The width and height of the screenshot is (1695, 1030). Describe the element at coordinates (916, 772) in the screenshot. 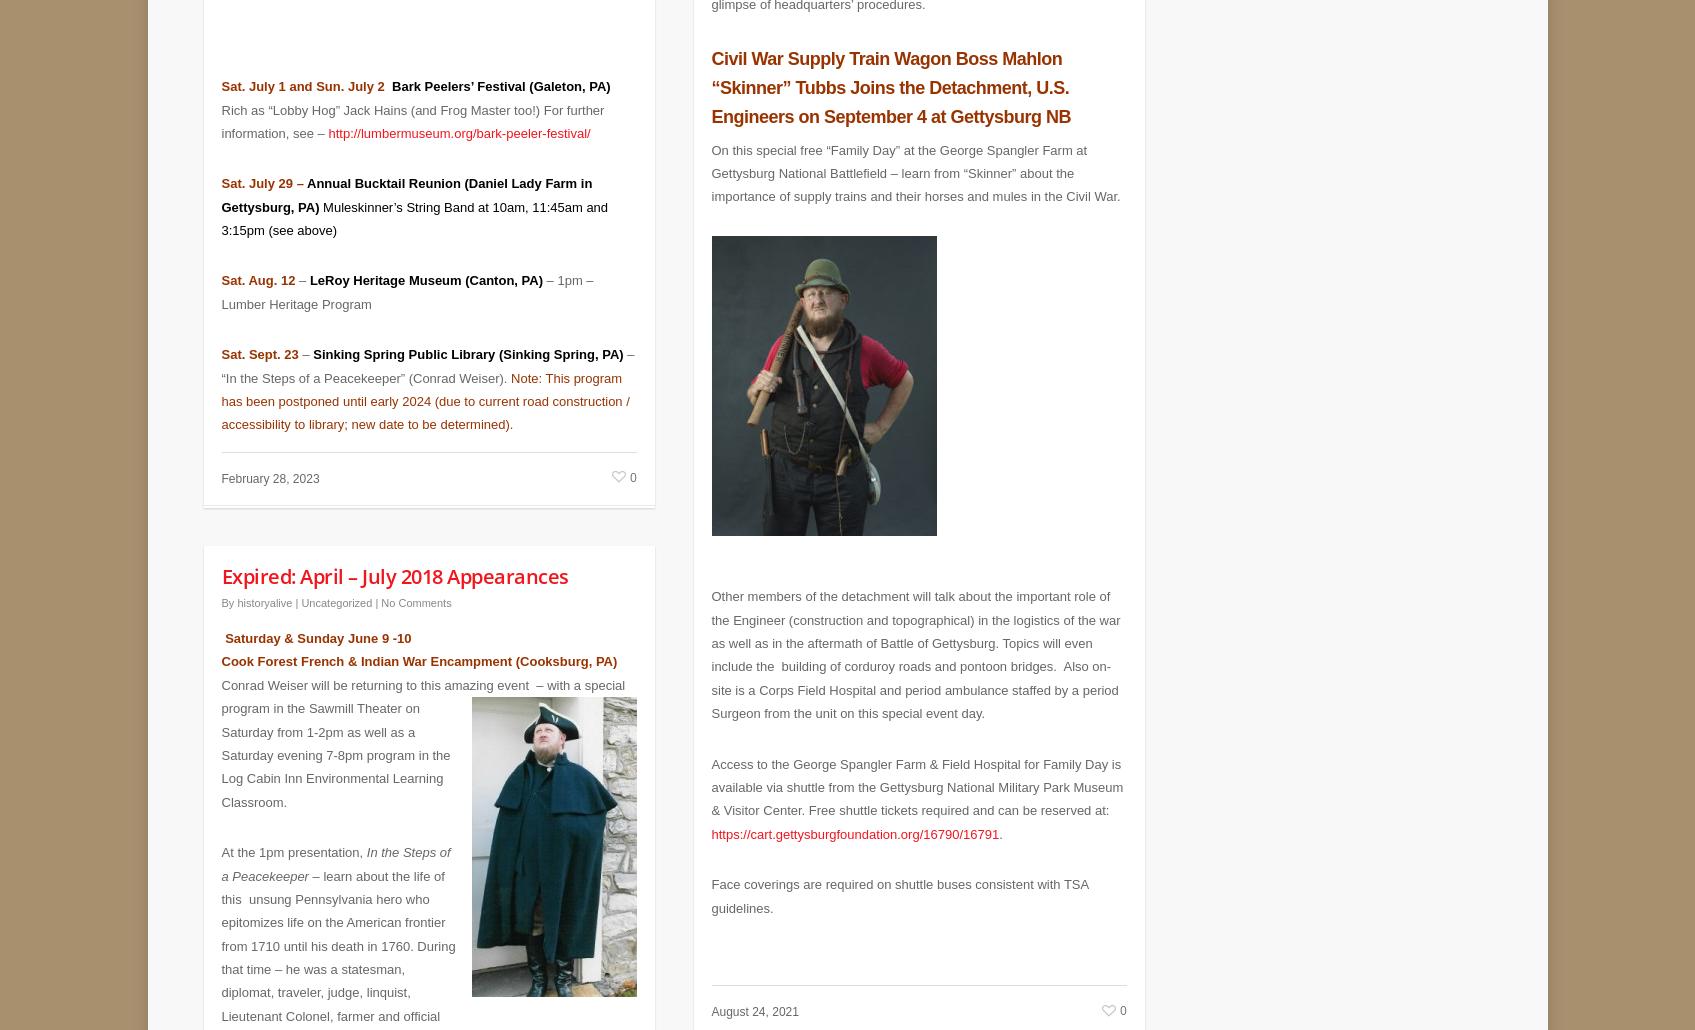

I see `'Access to the George Spangler Farm & Field Hospital for Family Day is available via shuttle from the Gettysburg National Military Park Museum & Visitor Center. Free shuttle tickets required and can be reserved at:'` at that location.